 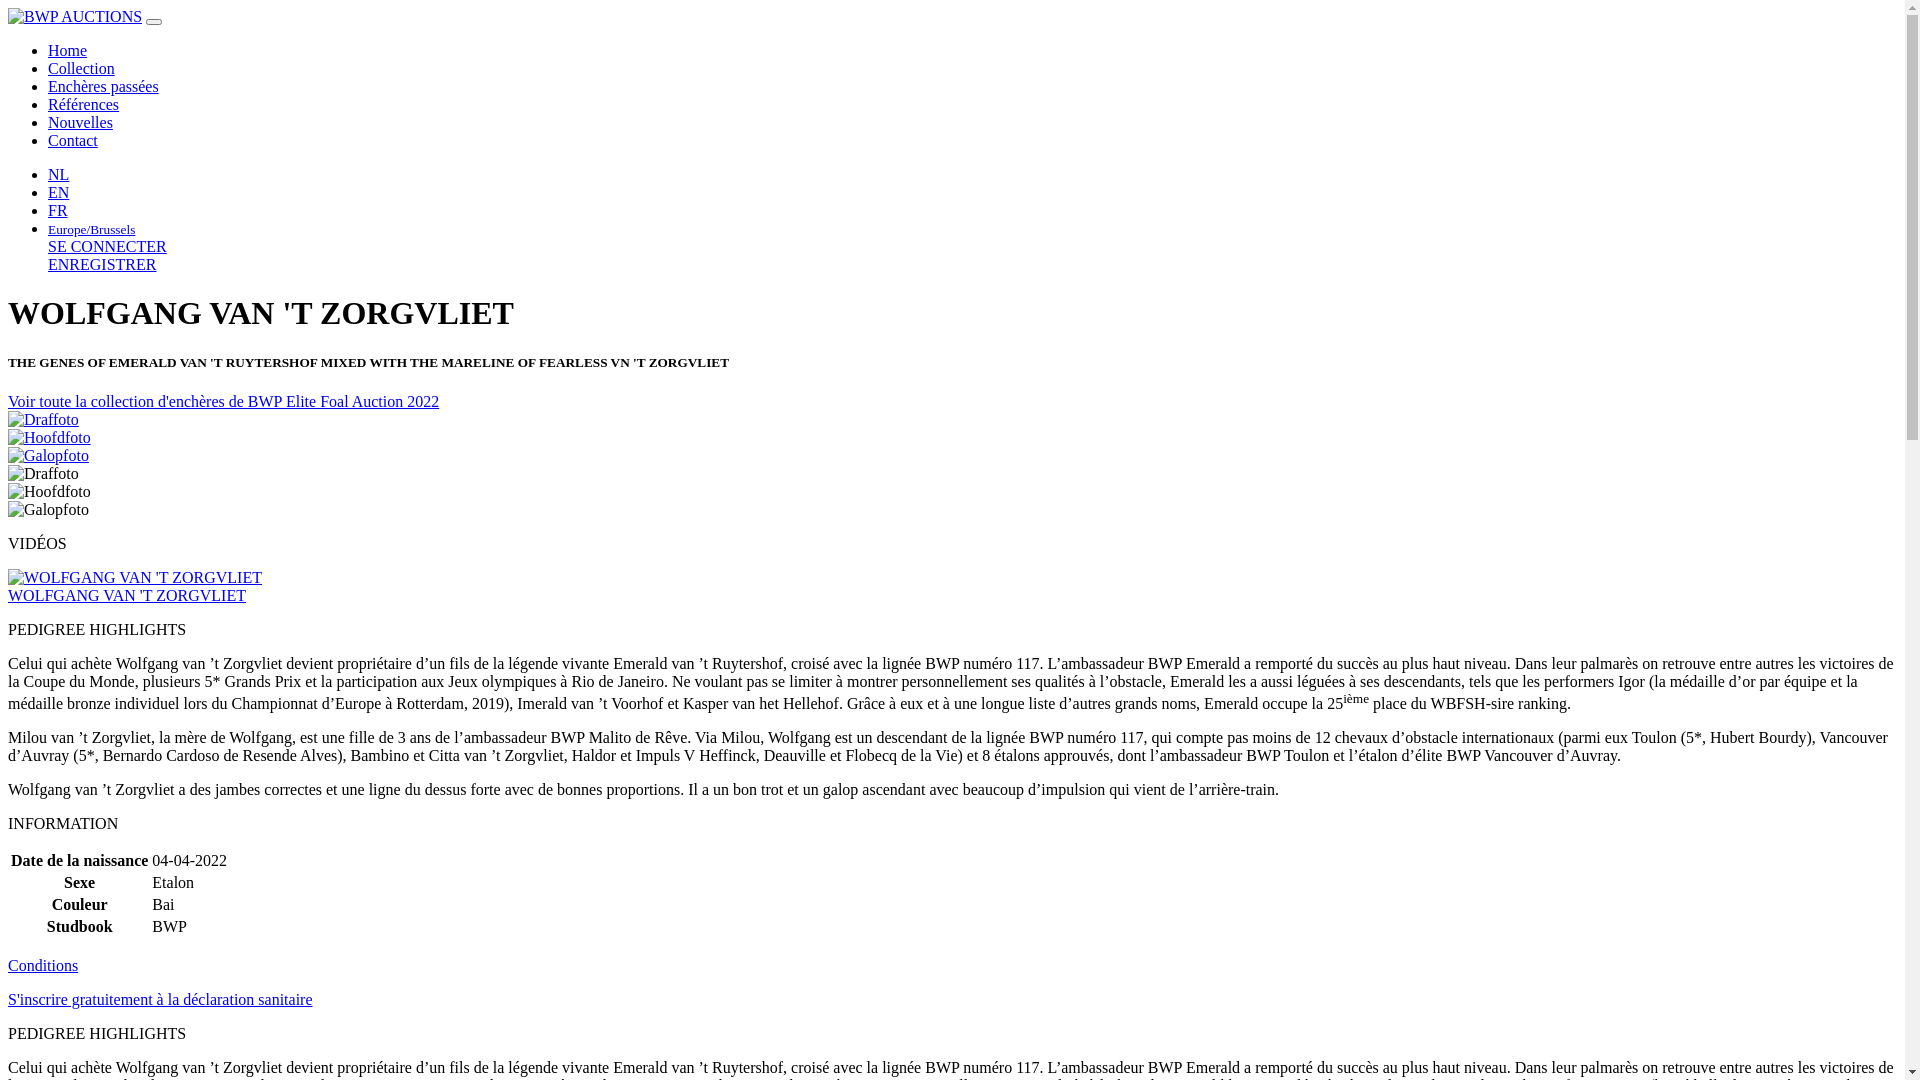 What do you see at coordinates (80, 67) in the screenshot?
I see `'Collection'` at bounding box center [80, 67].